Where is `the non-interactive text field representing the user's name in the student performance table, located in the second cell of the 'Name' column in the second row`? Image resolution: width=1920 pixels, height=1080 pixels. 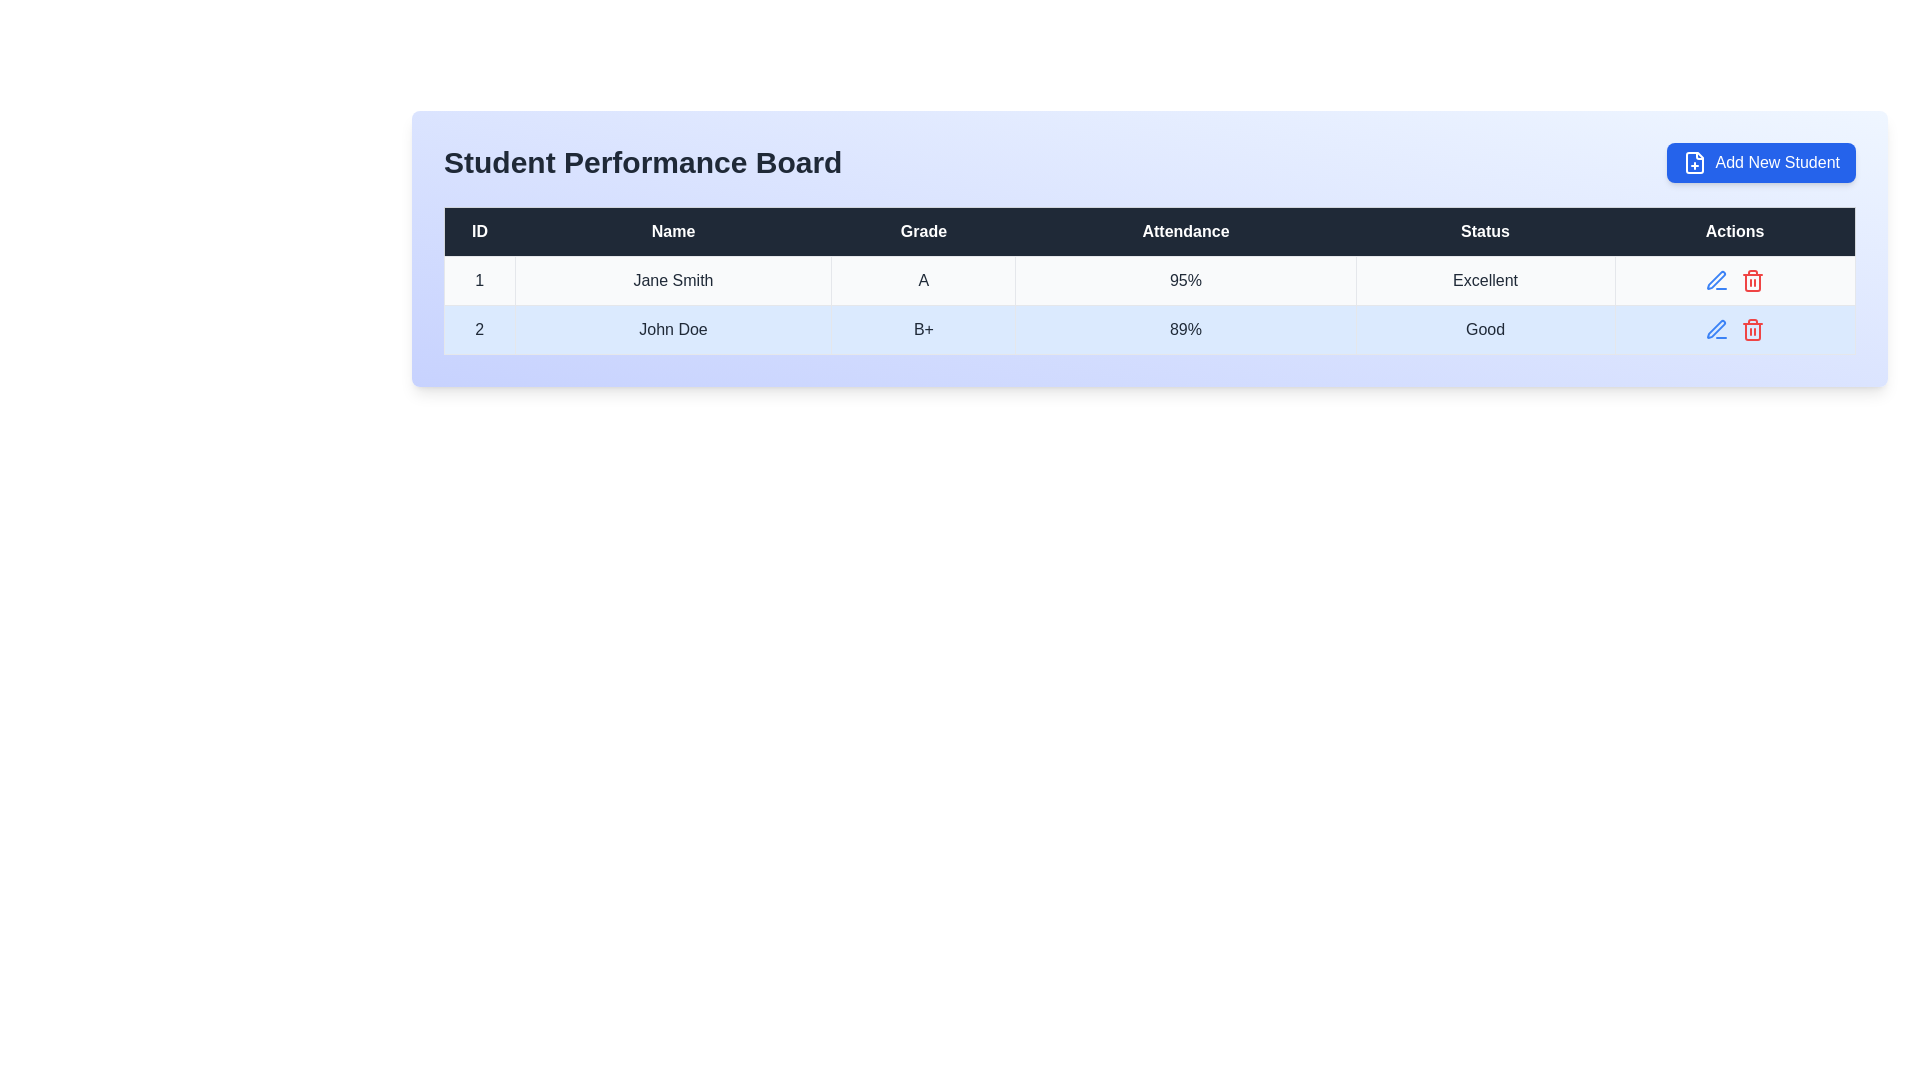 the non-interactive text field representing the user's name in the student performance table, located in the second cell of the 'Name' column in the second row is located at coordinates (673, 329).